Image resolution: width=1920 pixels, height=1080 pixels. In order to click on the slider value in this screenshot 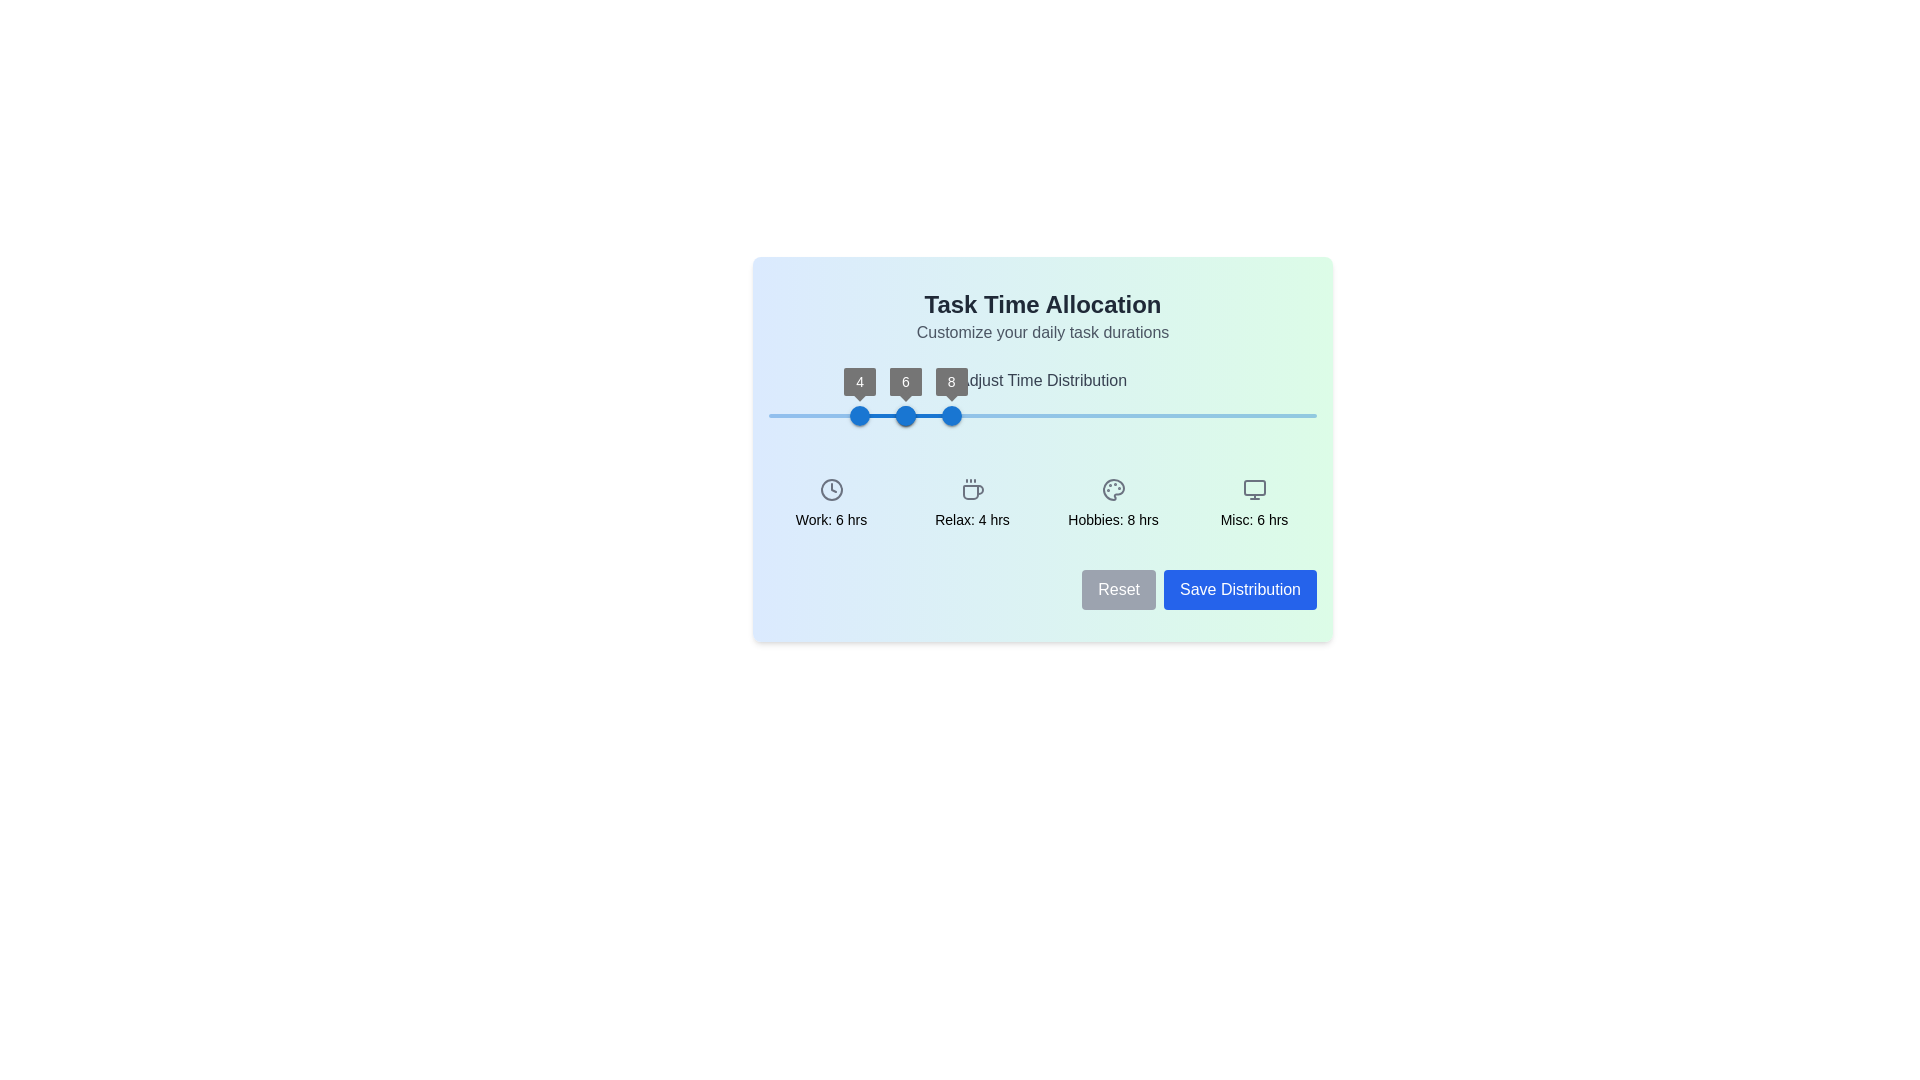, I will do `click(872, 415)`.